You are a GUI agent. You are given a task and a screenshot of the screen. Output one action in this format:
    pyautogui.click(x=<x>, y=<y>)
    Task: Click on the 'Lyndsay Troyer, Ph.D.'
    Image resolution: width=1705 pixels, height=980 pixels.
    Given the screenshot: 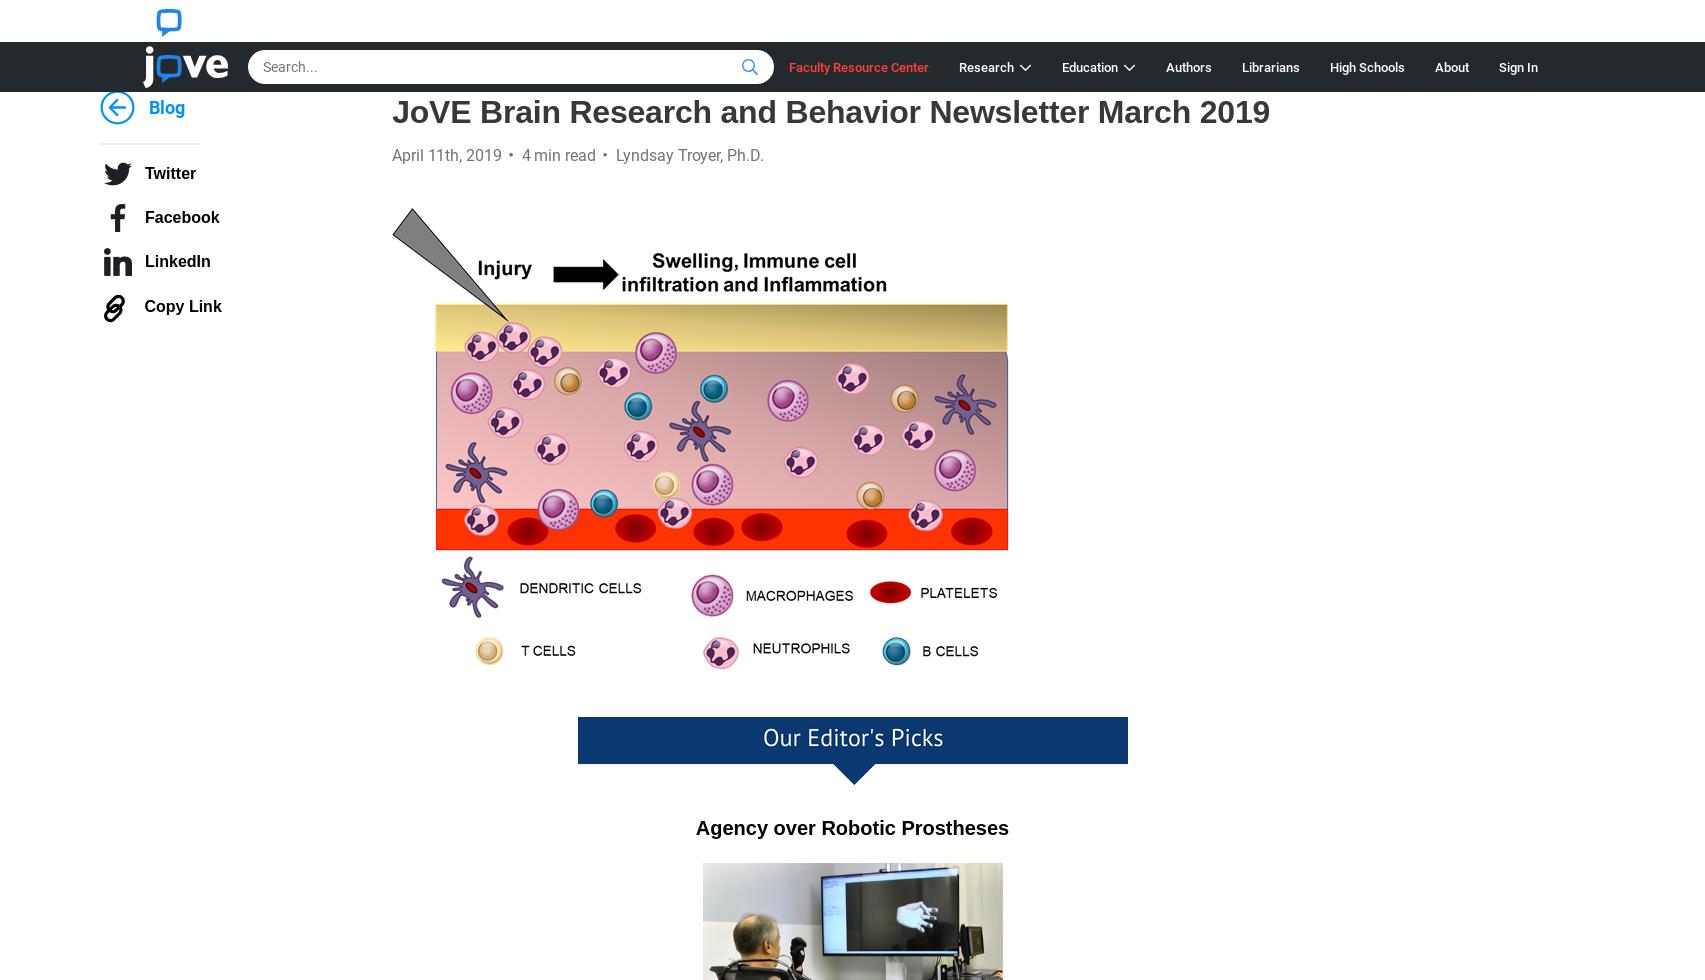 What is the action you would take?
    pyautogui.click(x=688, y=155)
    